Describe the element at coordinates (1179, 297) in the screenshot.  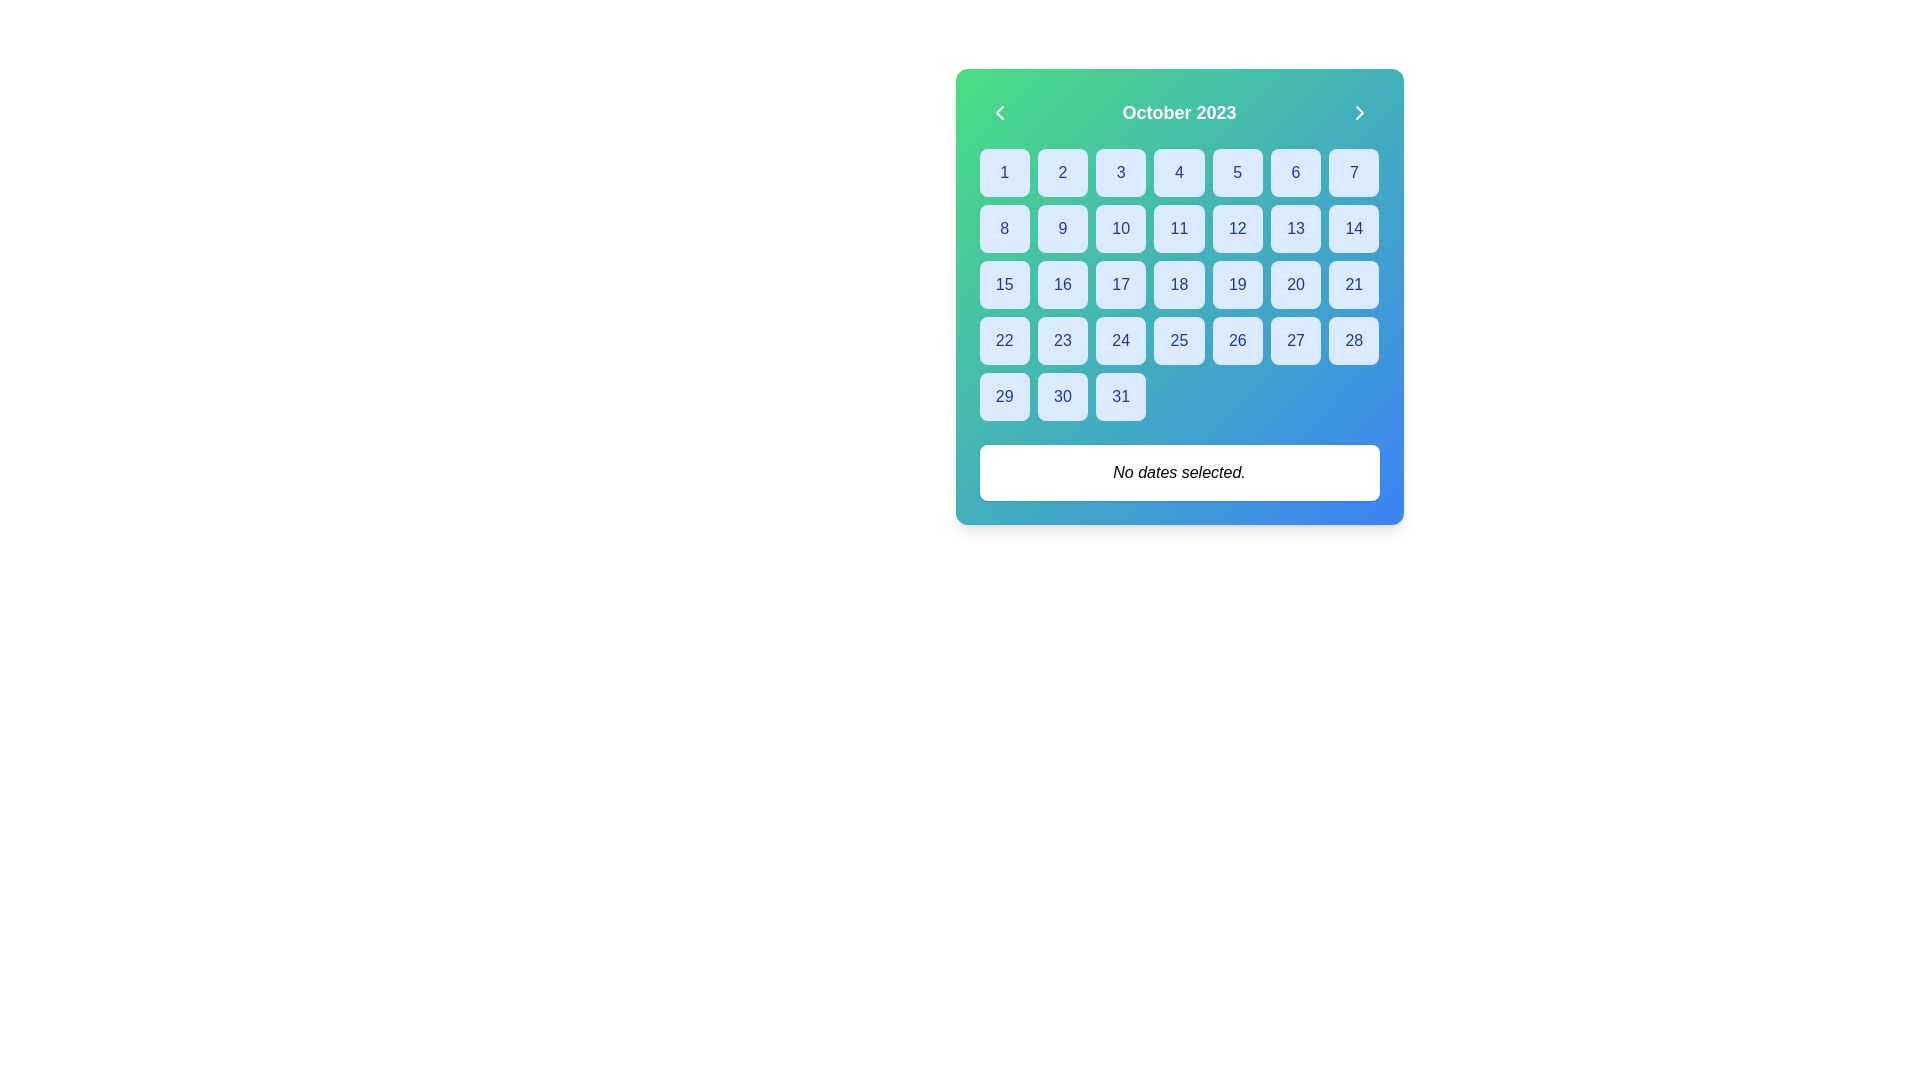
I see `a date in the Calendar widget for October 2023, located centrally below the title` at that location.